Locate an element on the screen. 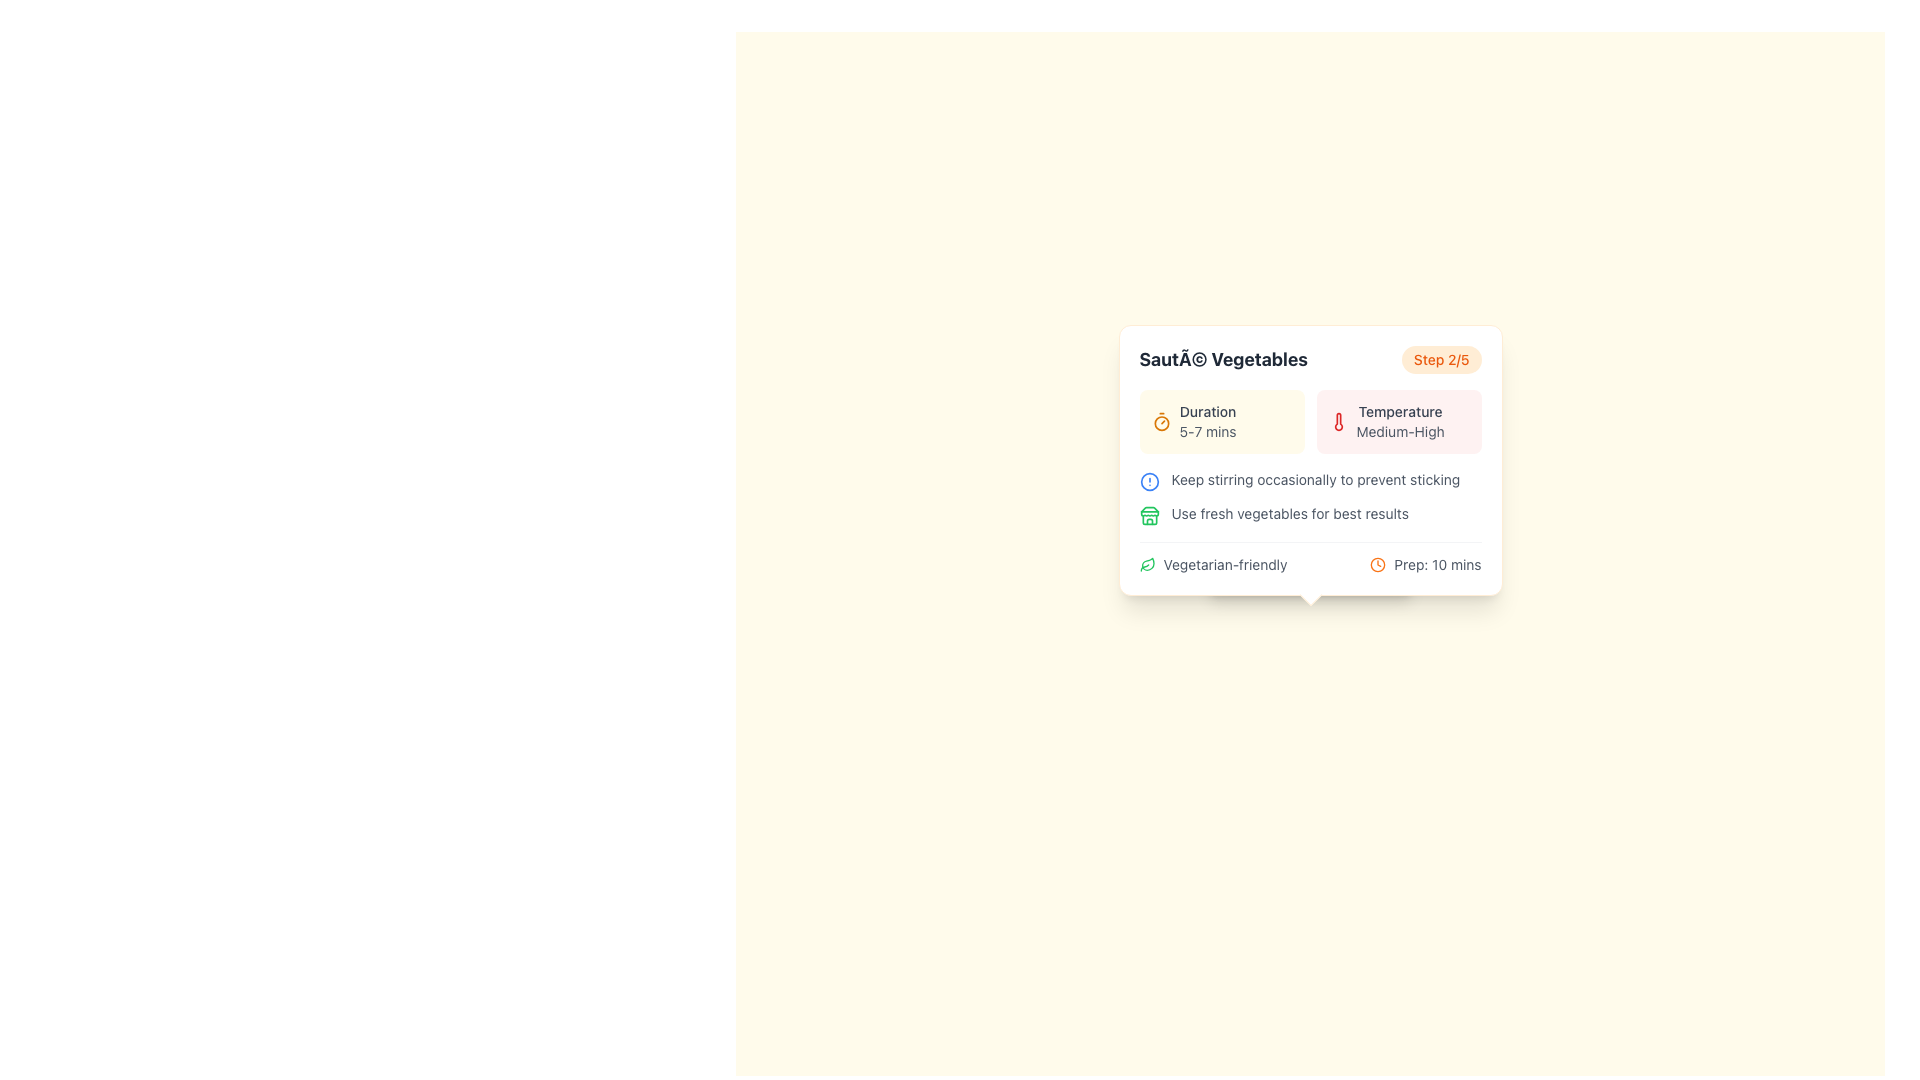  the informational text 'Use fresh vegetables for best results' accompanied by a green store icon, positioned under the 'Sauté Vegetables' block is located at coordinates (1310, 514).